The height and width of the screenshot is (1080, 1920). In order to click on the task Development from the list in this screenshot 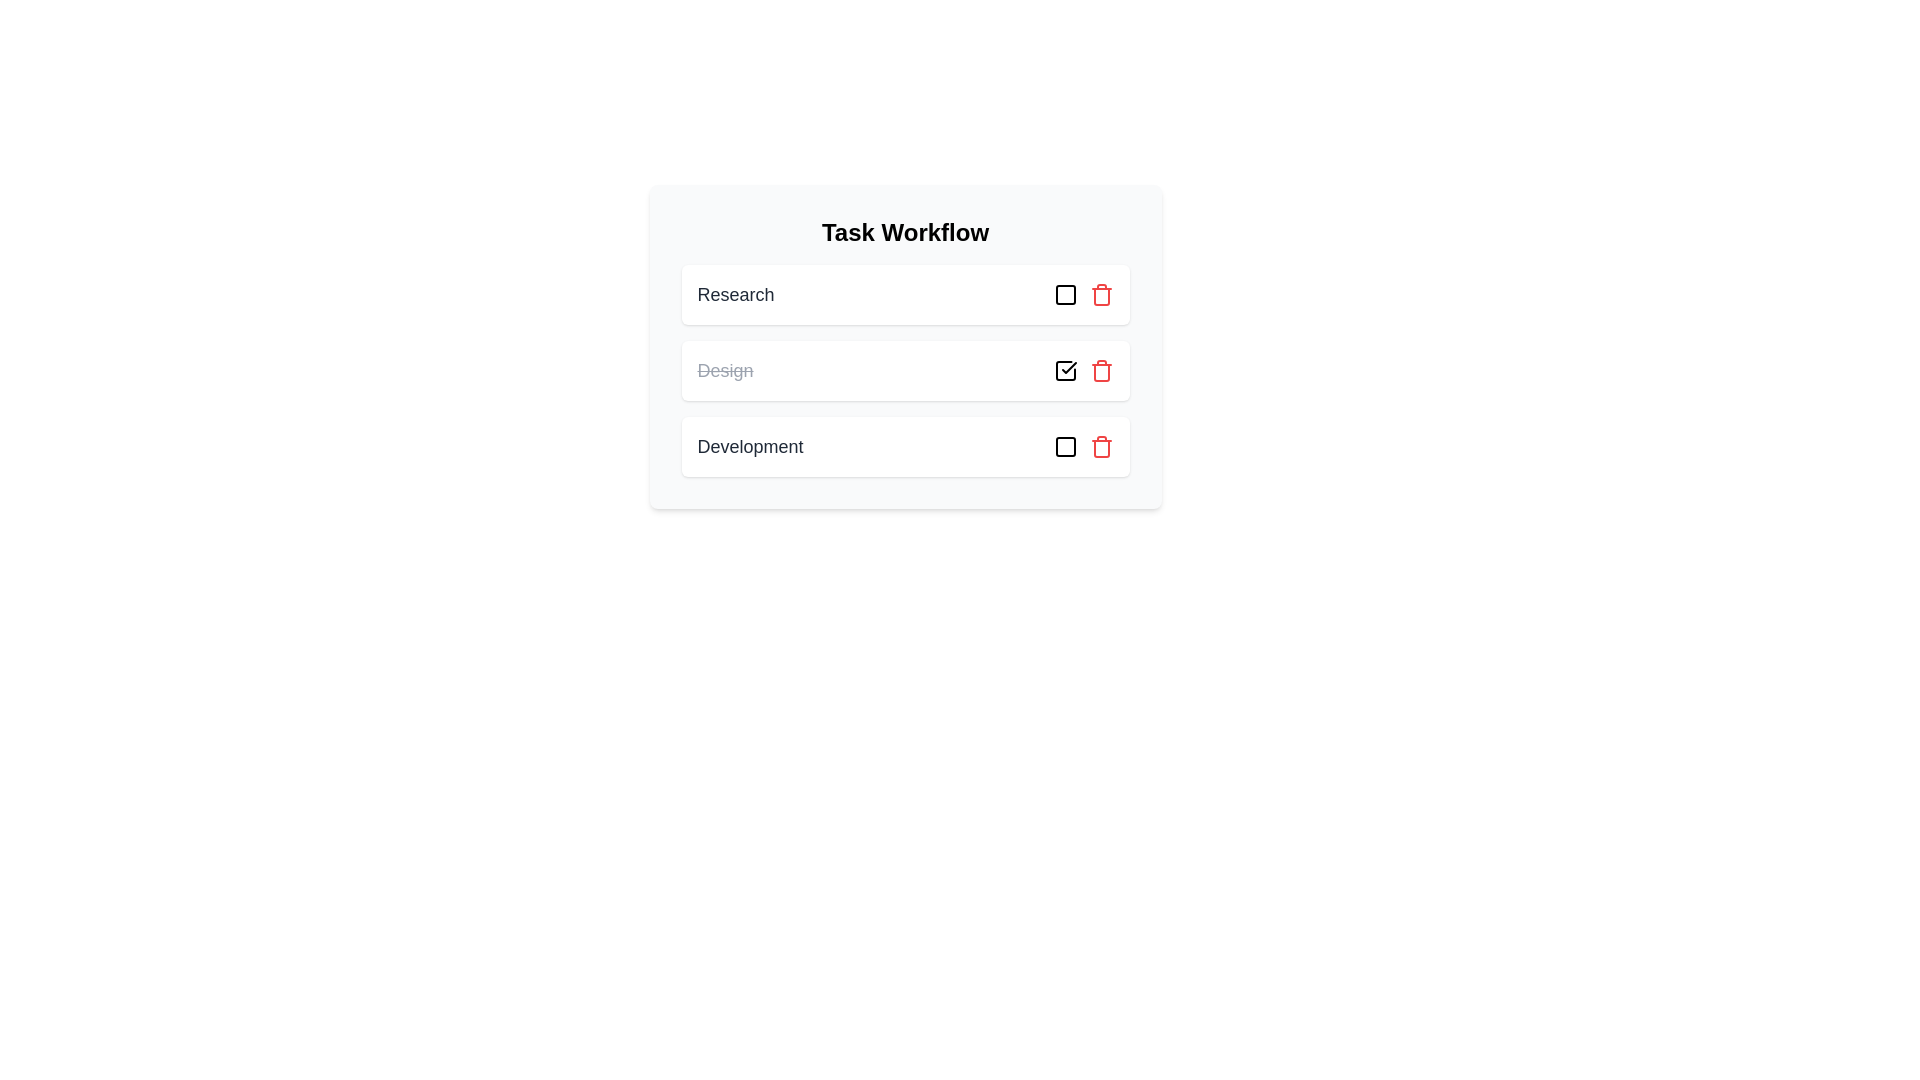, I will do `click(1100, 446)`.